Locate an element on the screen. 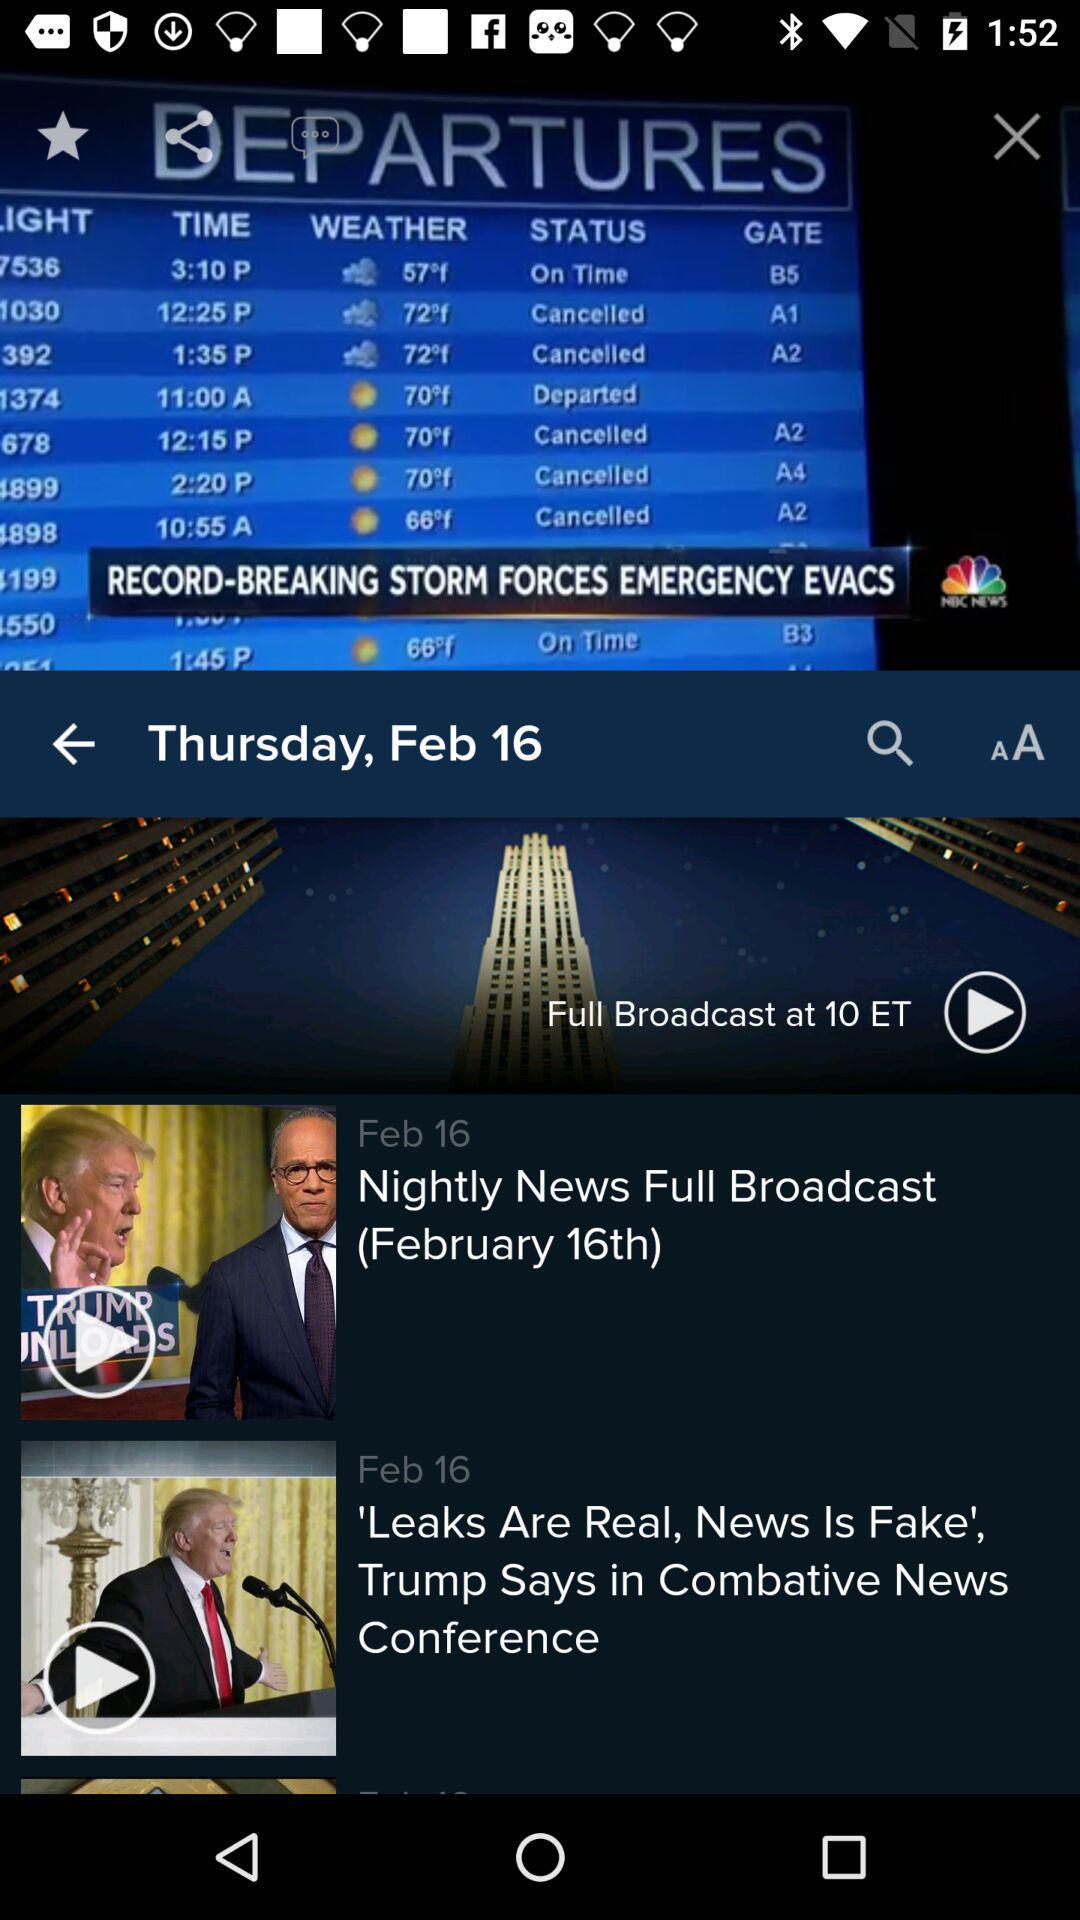 The width and height of the screenshot is (1080, 1920). the button on the right next to the share button on the web page is located at coordinates (315, 135).